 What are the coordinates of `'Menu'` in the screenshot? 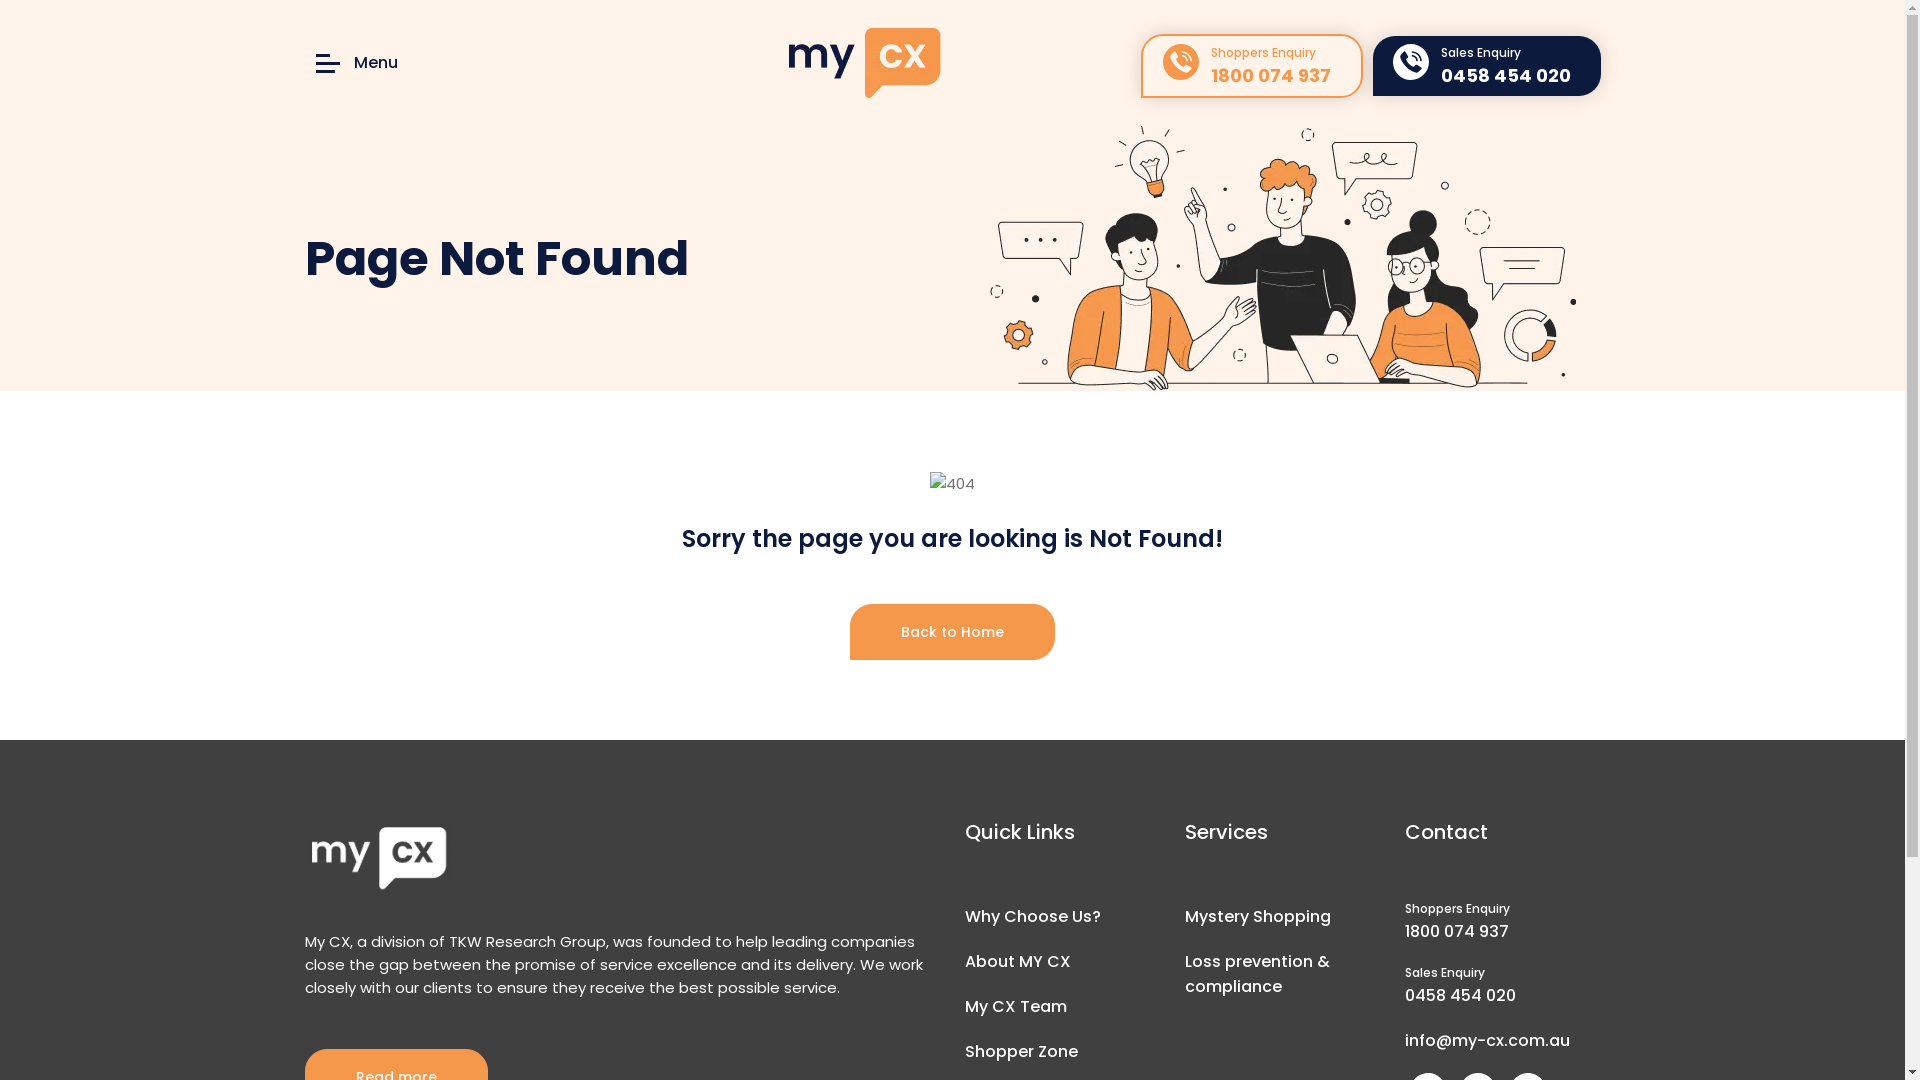 It's located at (355, 61).